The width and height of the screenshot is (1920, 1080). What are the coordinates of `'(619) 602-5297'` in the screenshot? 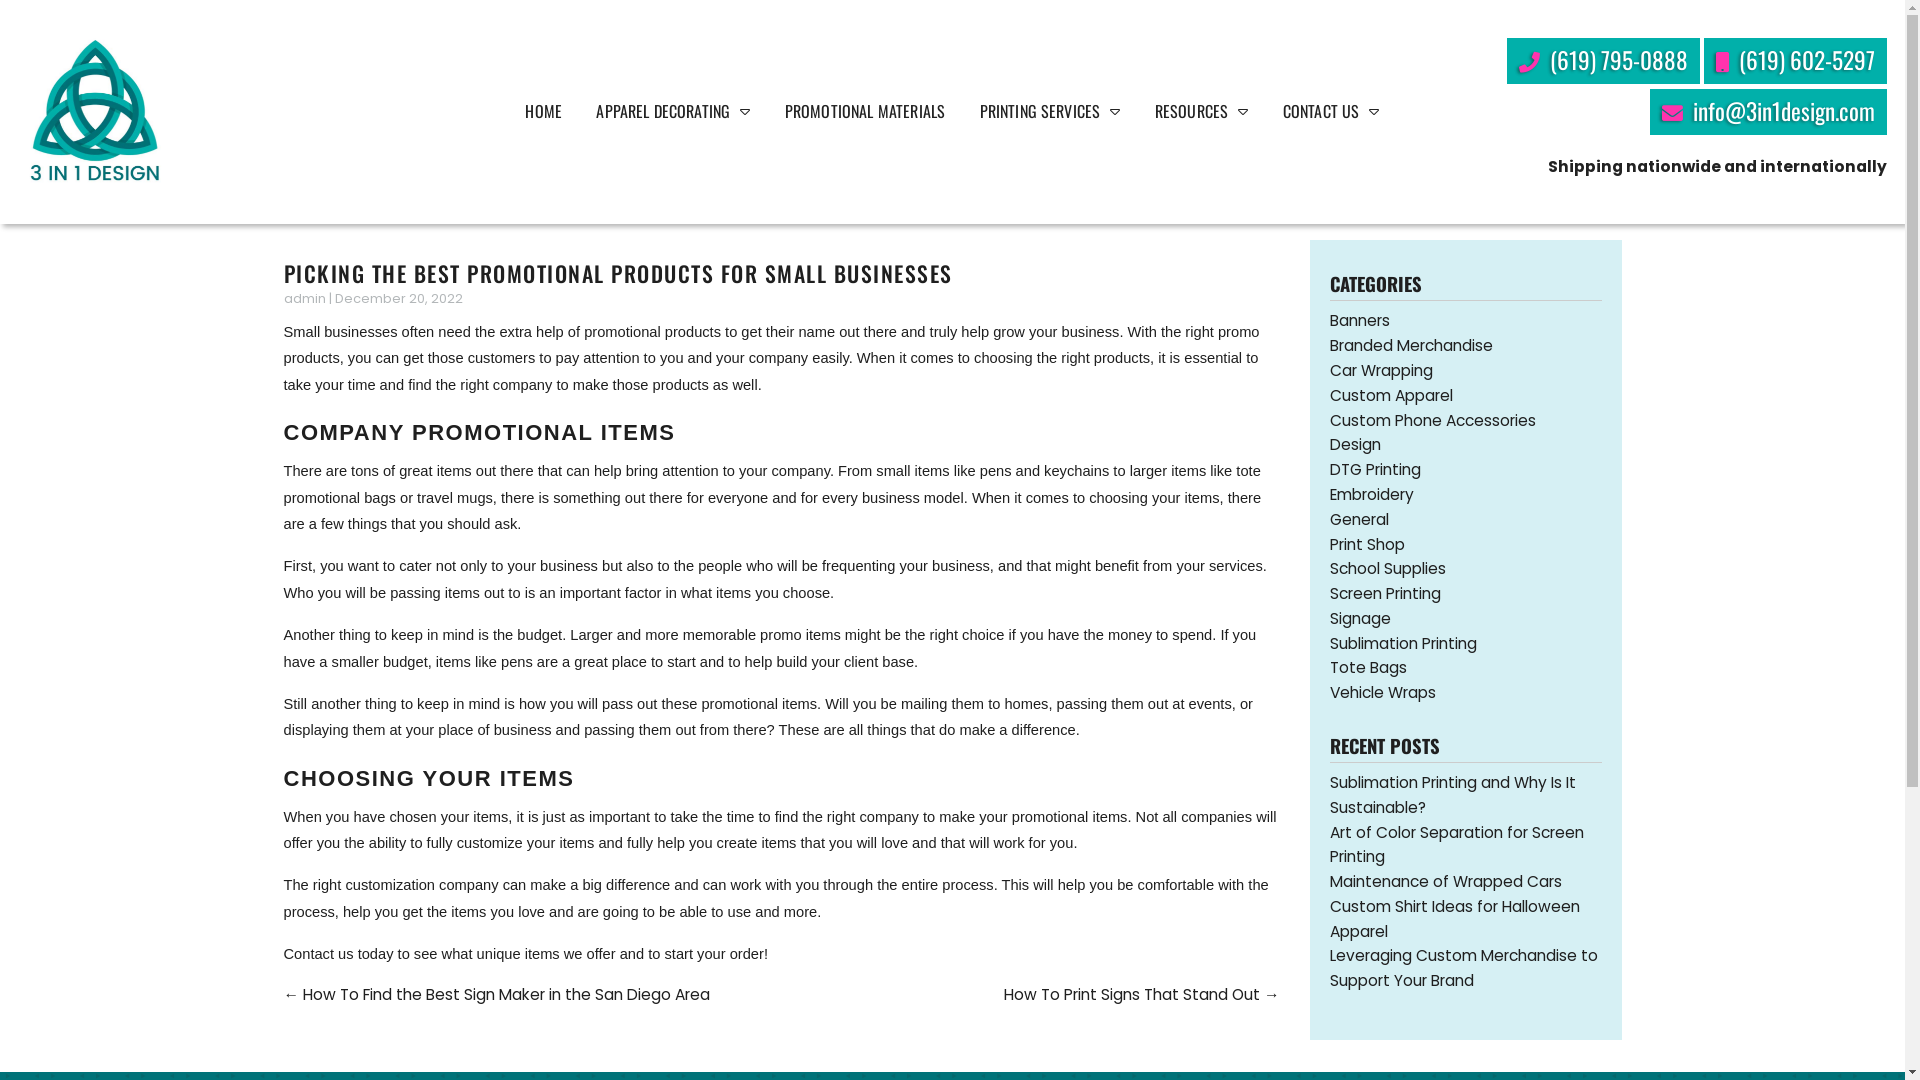 It's located at (1795, 60).